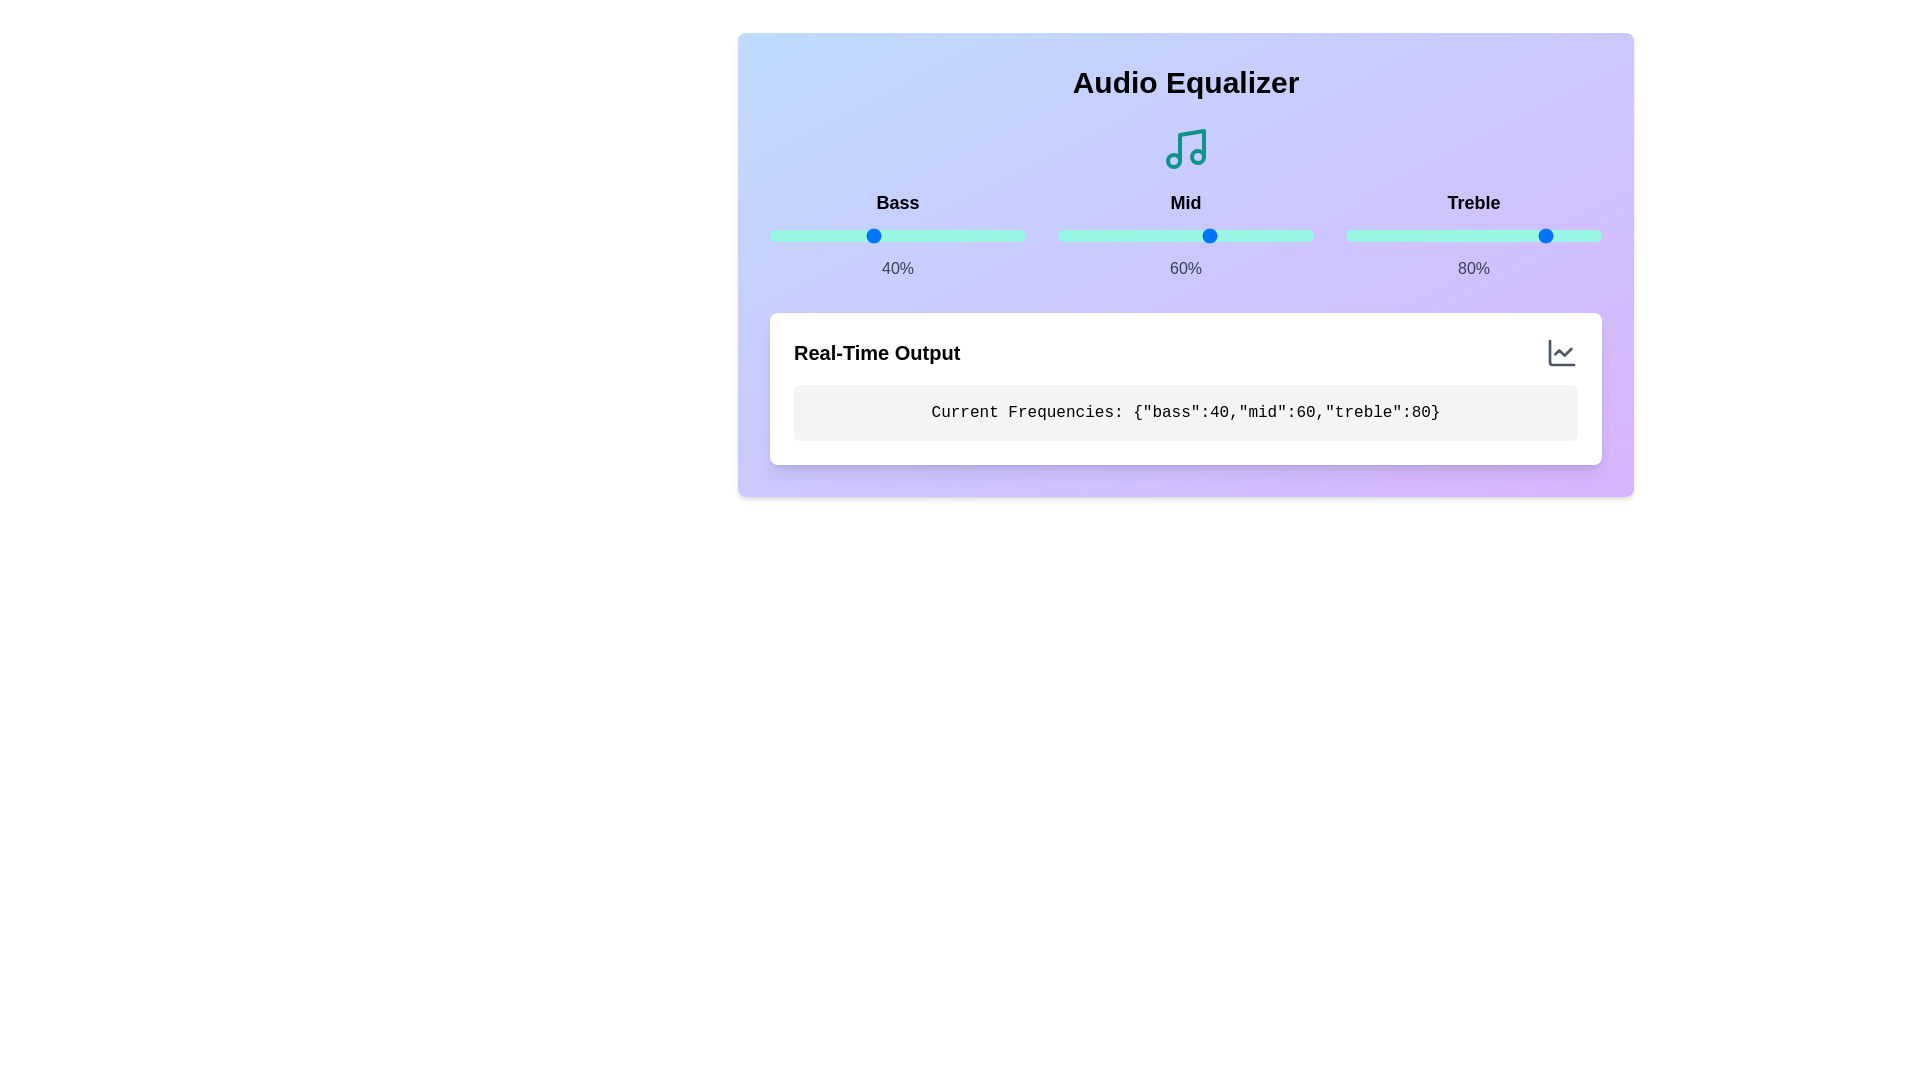  I want to click on the static text element displaying '80%' that is located below the 'Treble' slider in the audio equalizer interface, so click(1473, 268).